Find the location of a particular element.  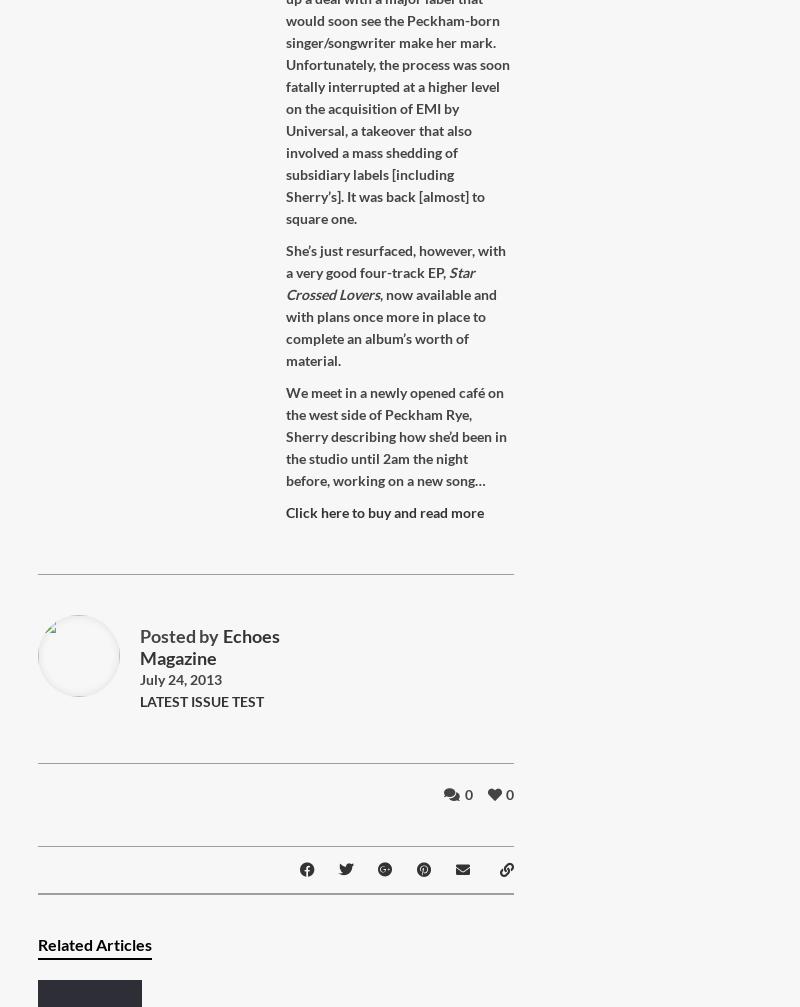

', now available and with plans once more in place to complete an album’s worth of material.' is located at coordinates (390, 327).